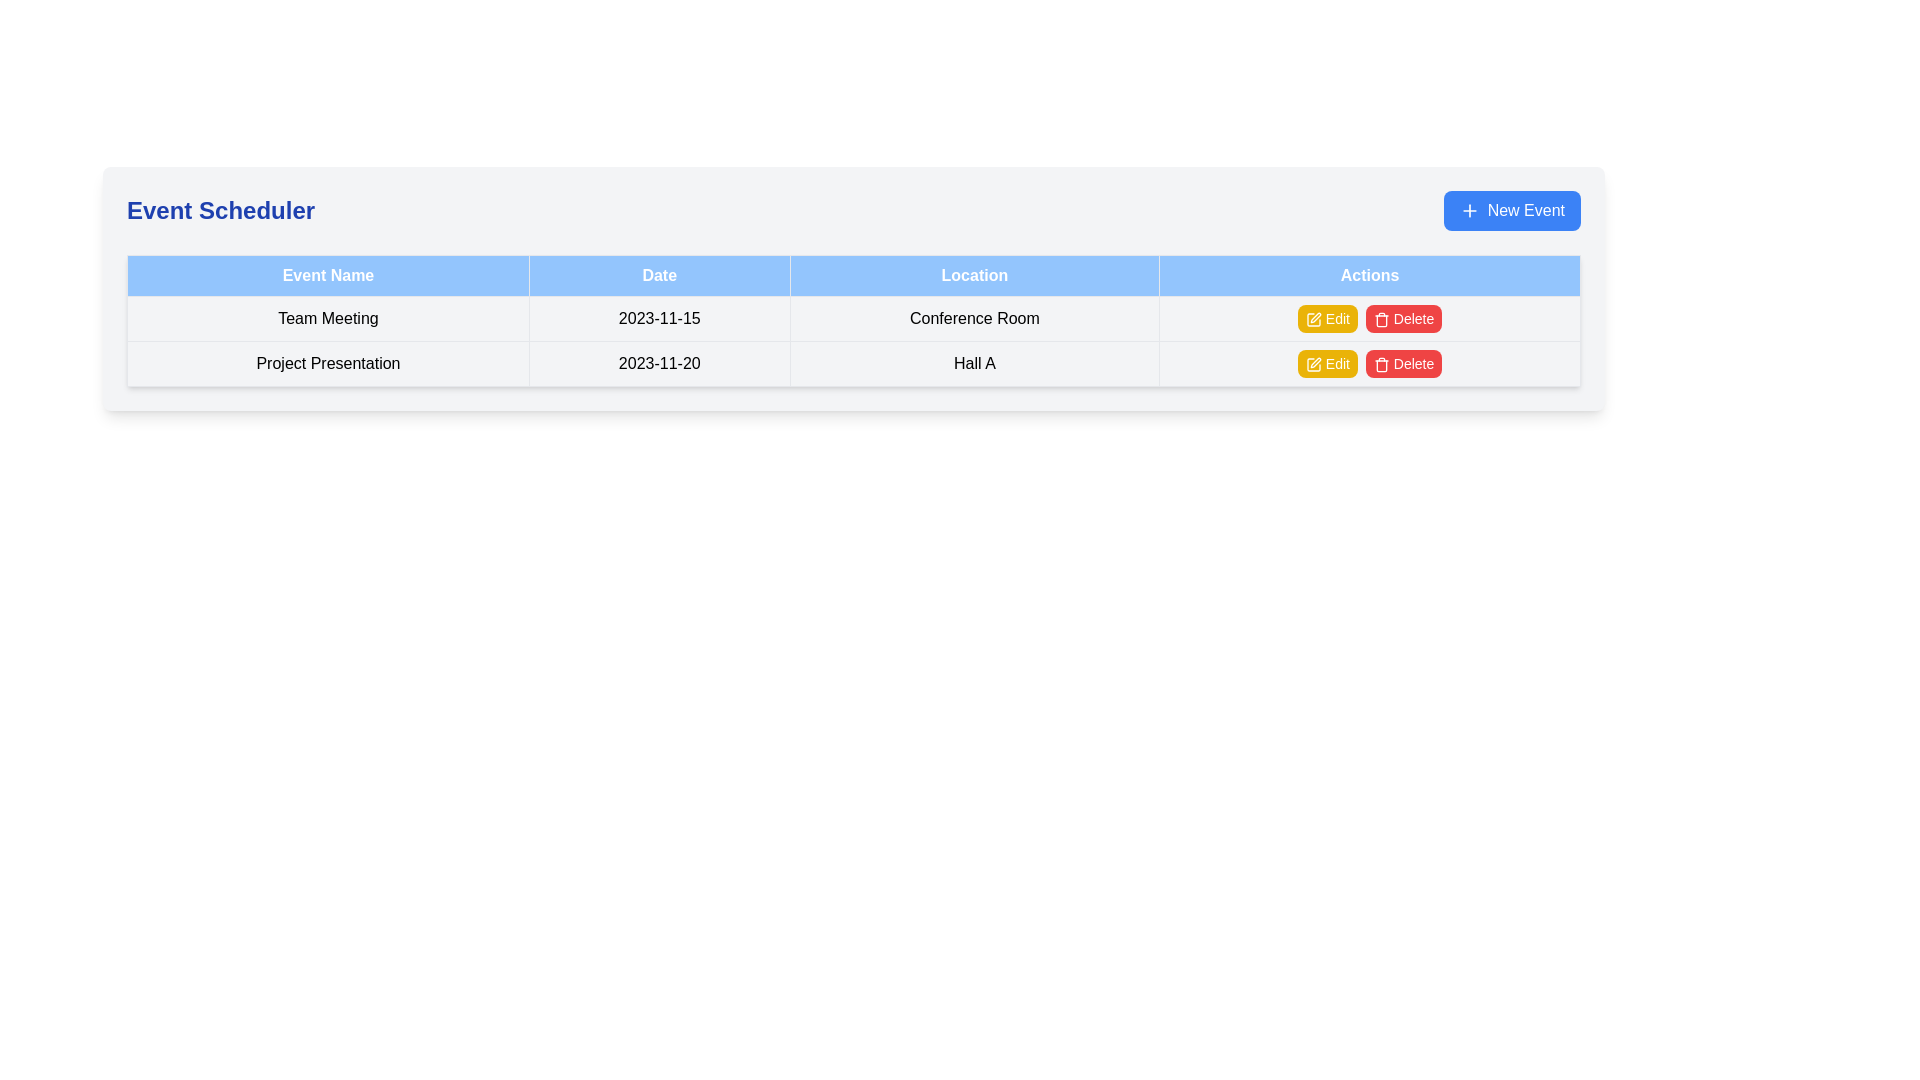 Image resolution: width=1920 pixels, height=1080 pixels. Describe the element at coordinates (1369, 318) in the screenshot. I see `the interactive buttons in the 'Actions' column of the first row` at that location.